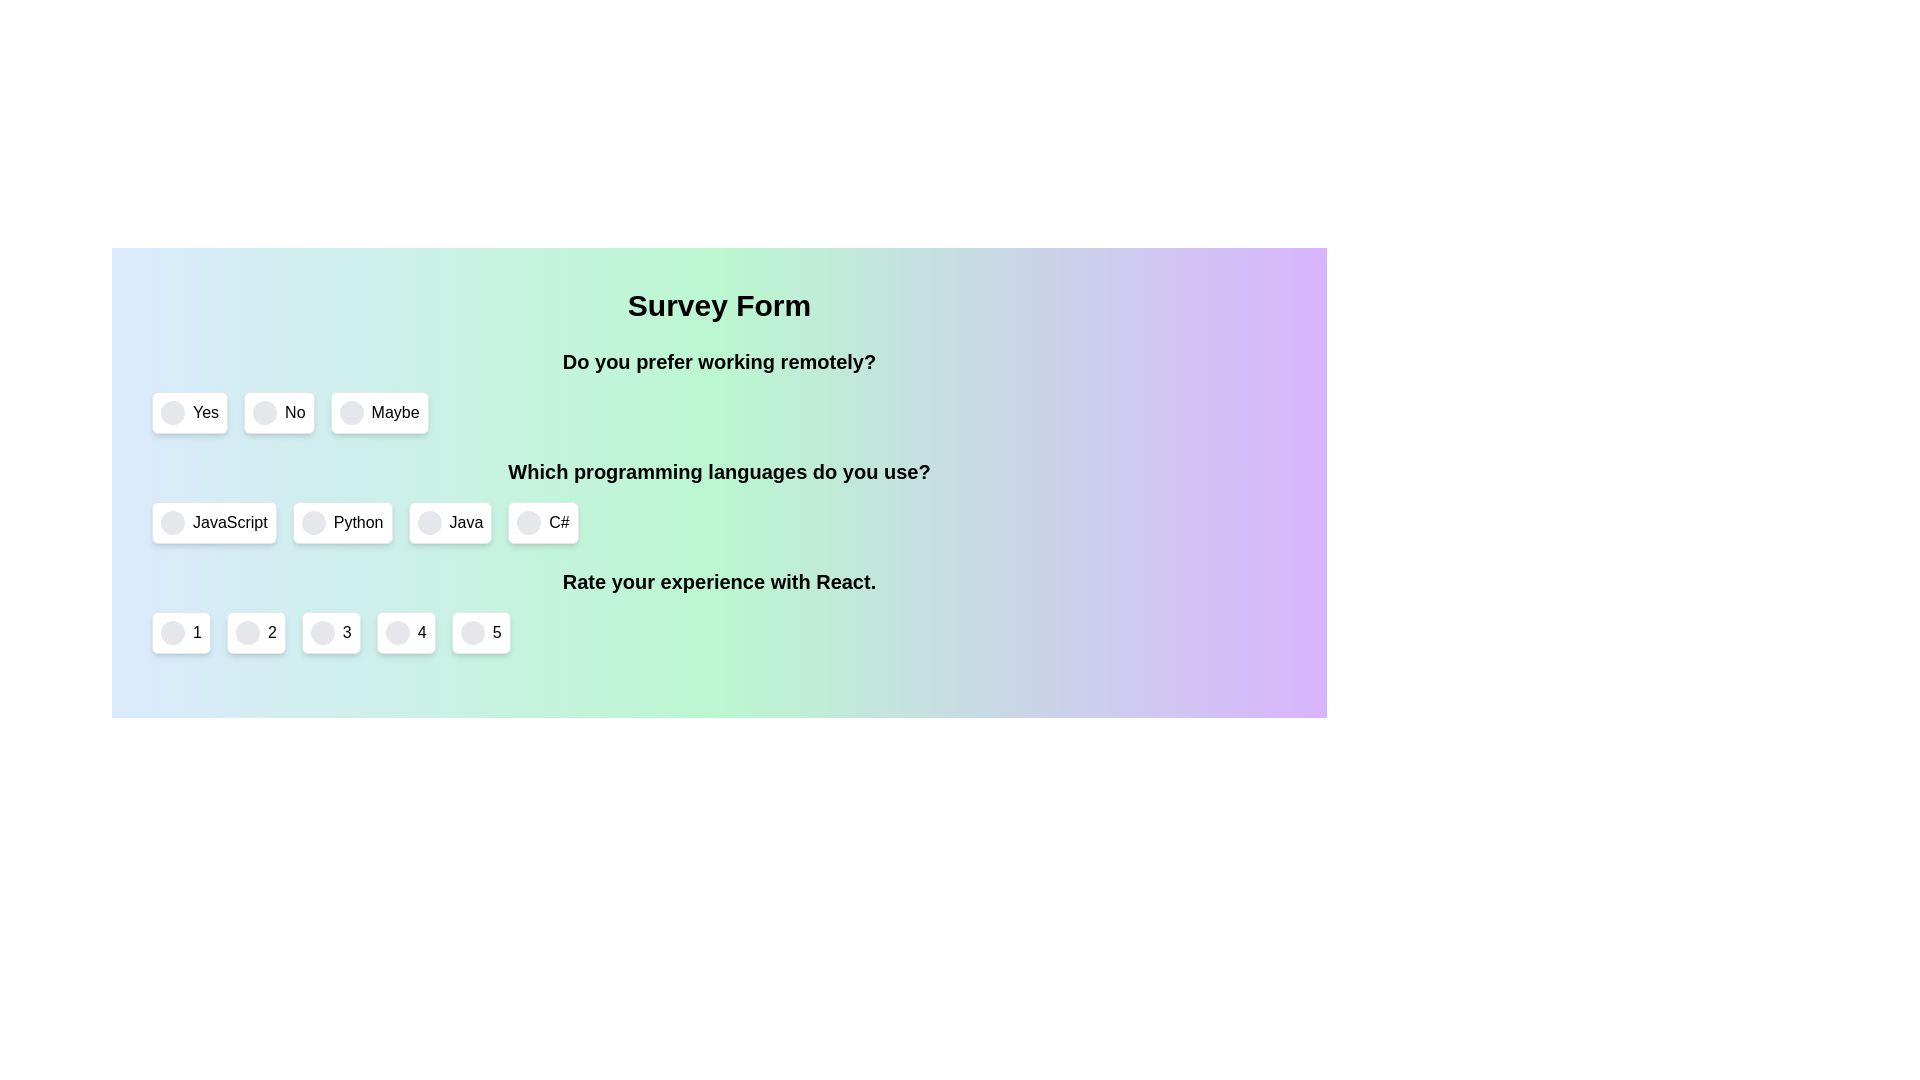 The height and width of the screenshot is (1080, 1920). Describe the element at coordinates (214, 522) in the screenshot. I see `the 'JavaScript' selectable button in the section labeled 'Which programming languages do you use?'` at that location.